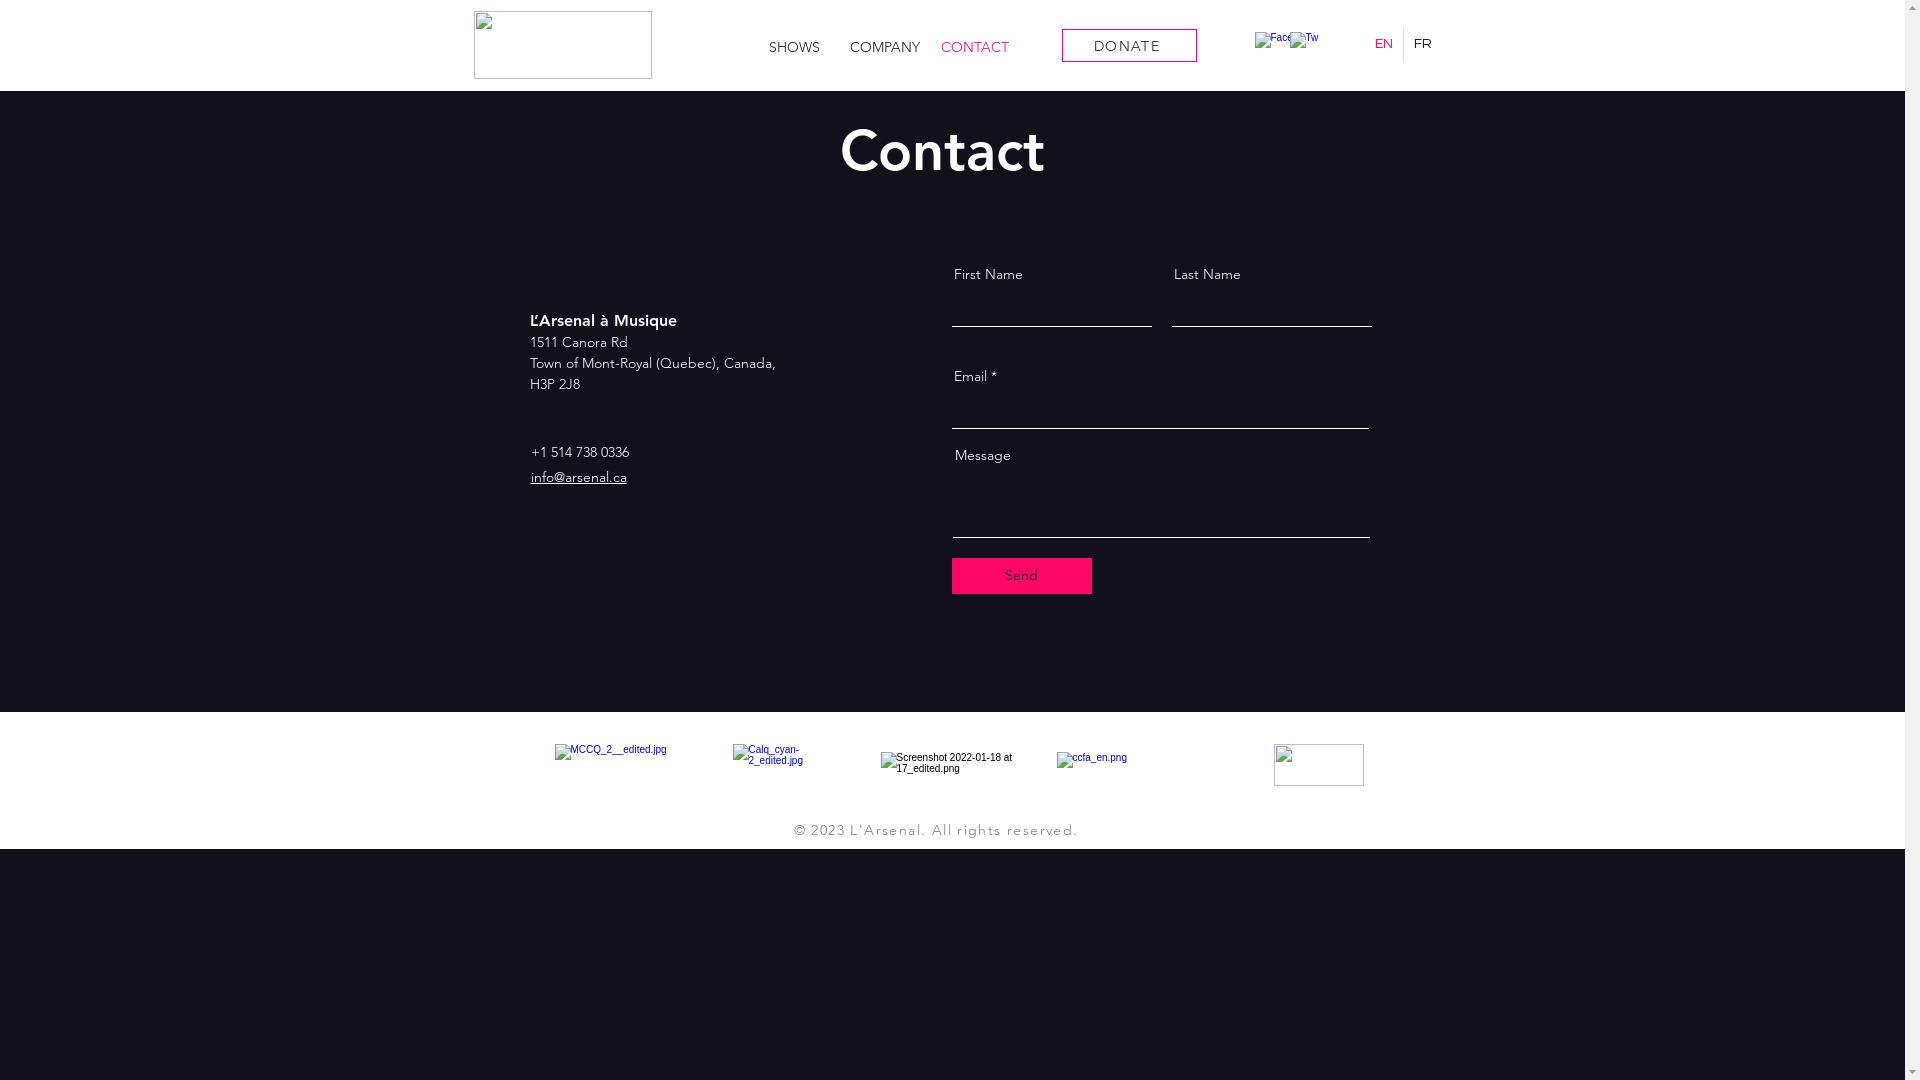  Describe the element at coordinates (561, 45) in the screenshot. I see `'6420_08 ARSENAL_logo Transparent.gif'` at that location.